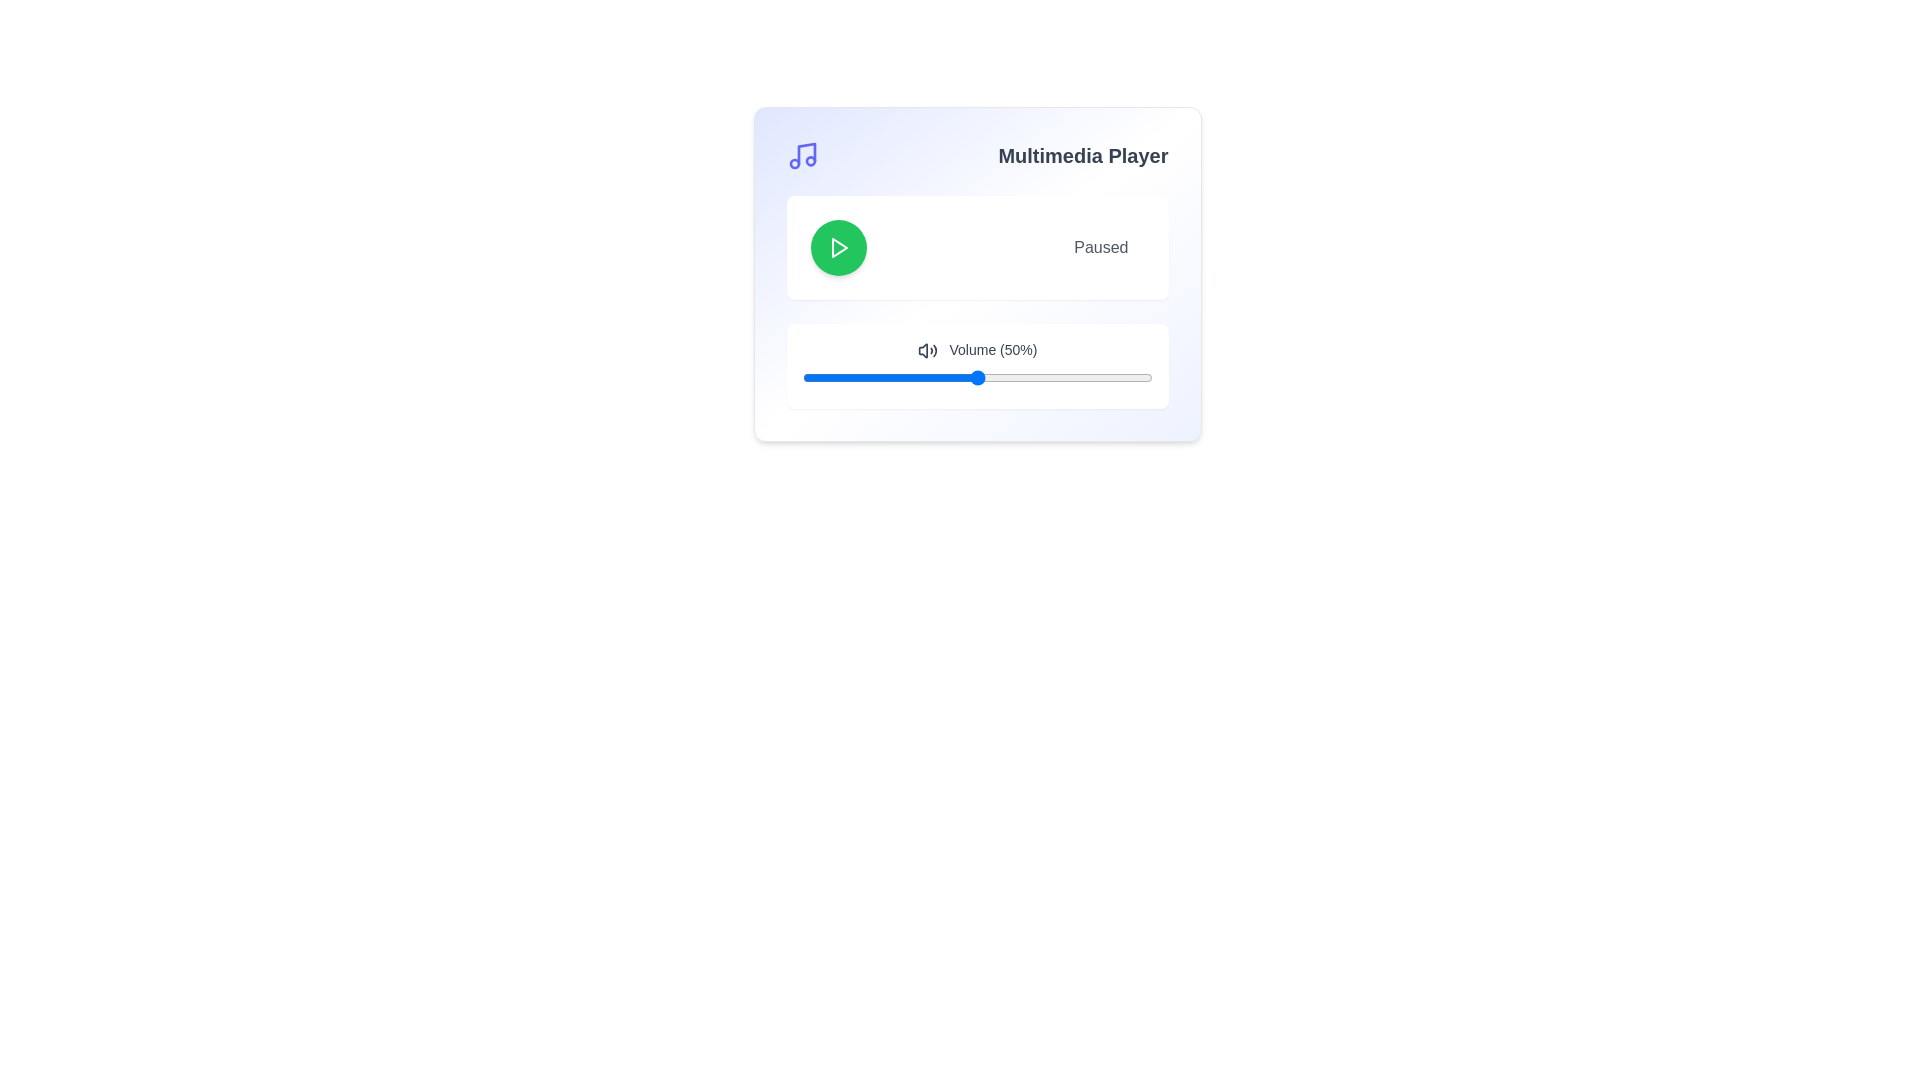  Describe the element at coordinates (1100, 246) in the screenshot. I see `the 'Paused' text label, which is displayed in a subdued gray color and is positioned to the right of a circular green play button` at that location.